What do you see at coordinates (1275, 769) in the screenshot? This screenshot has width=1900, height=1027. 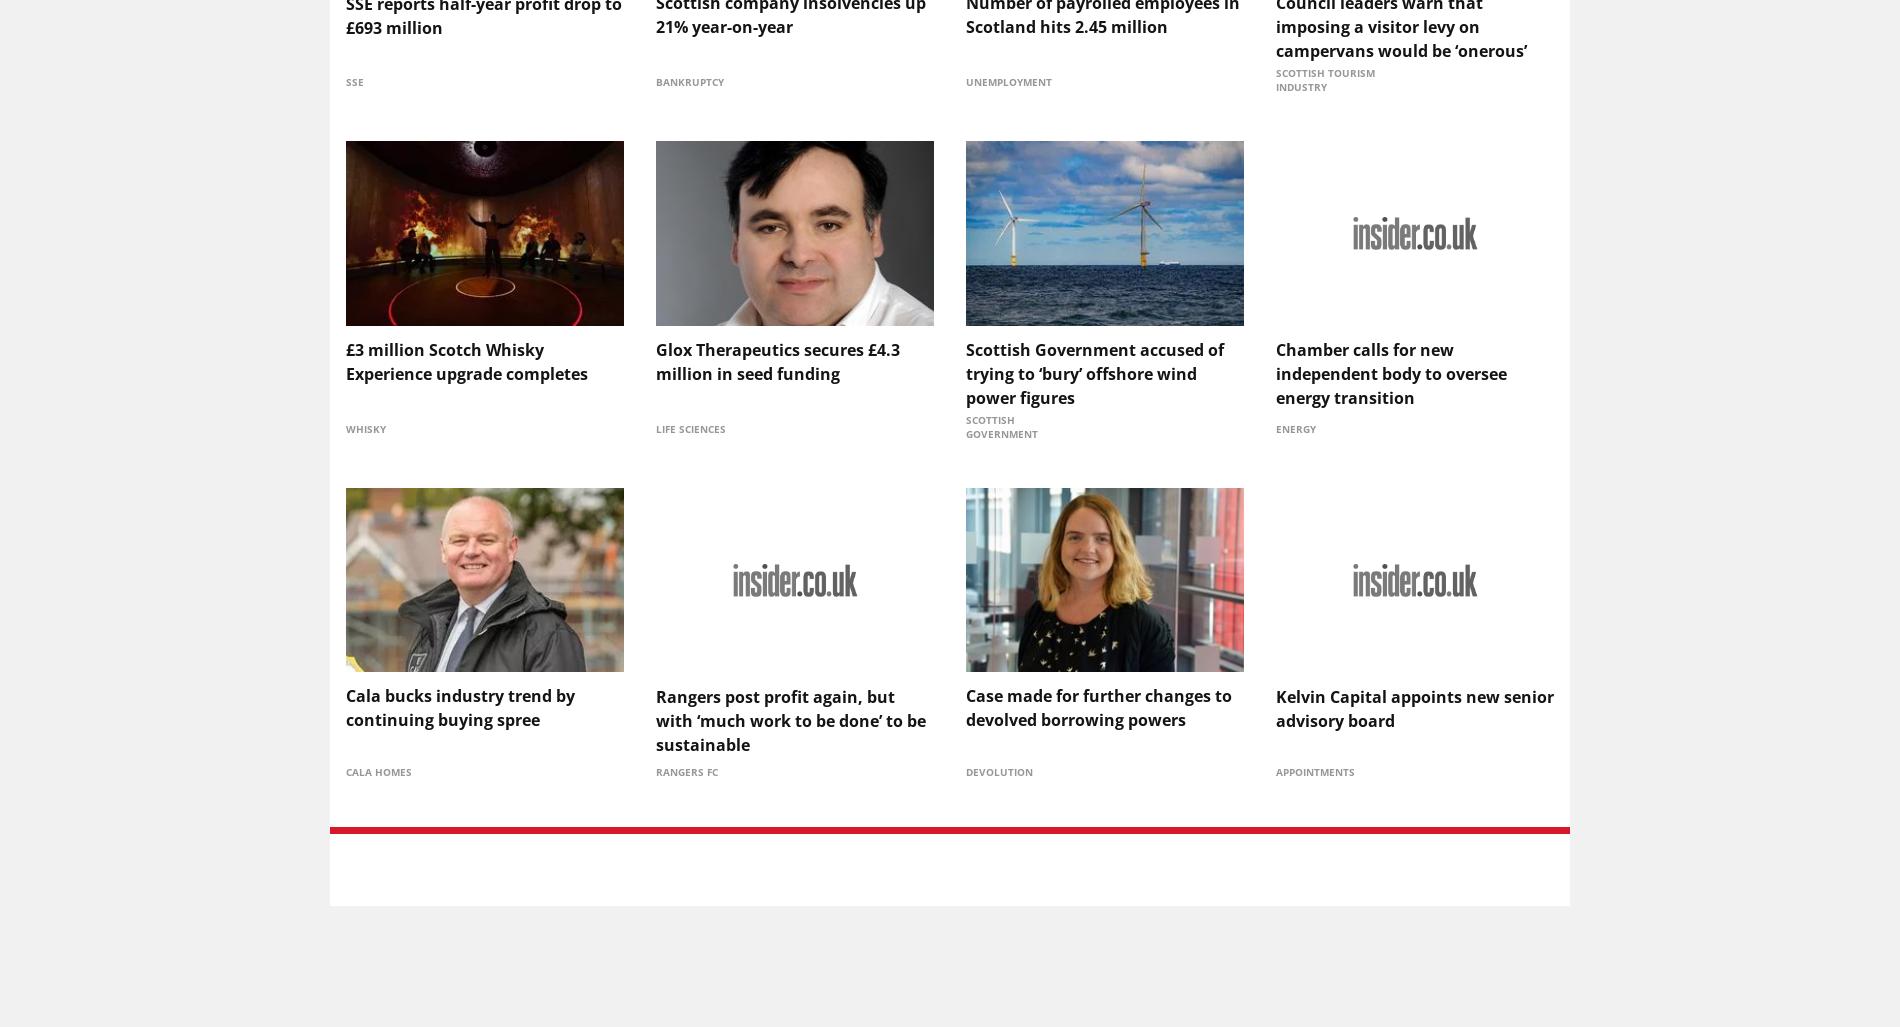 I see `'Appointments'` at bounding box center [1275, 769].